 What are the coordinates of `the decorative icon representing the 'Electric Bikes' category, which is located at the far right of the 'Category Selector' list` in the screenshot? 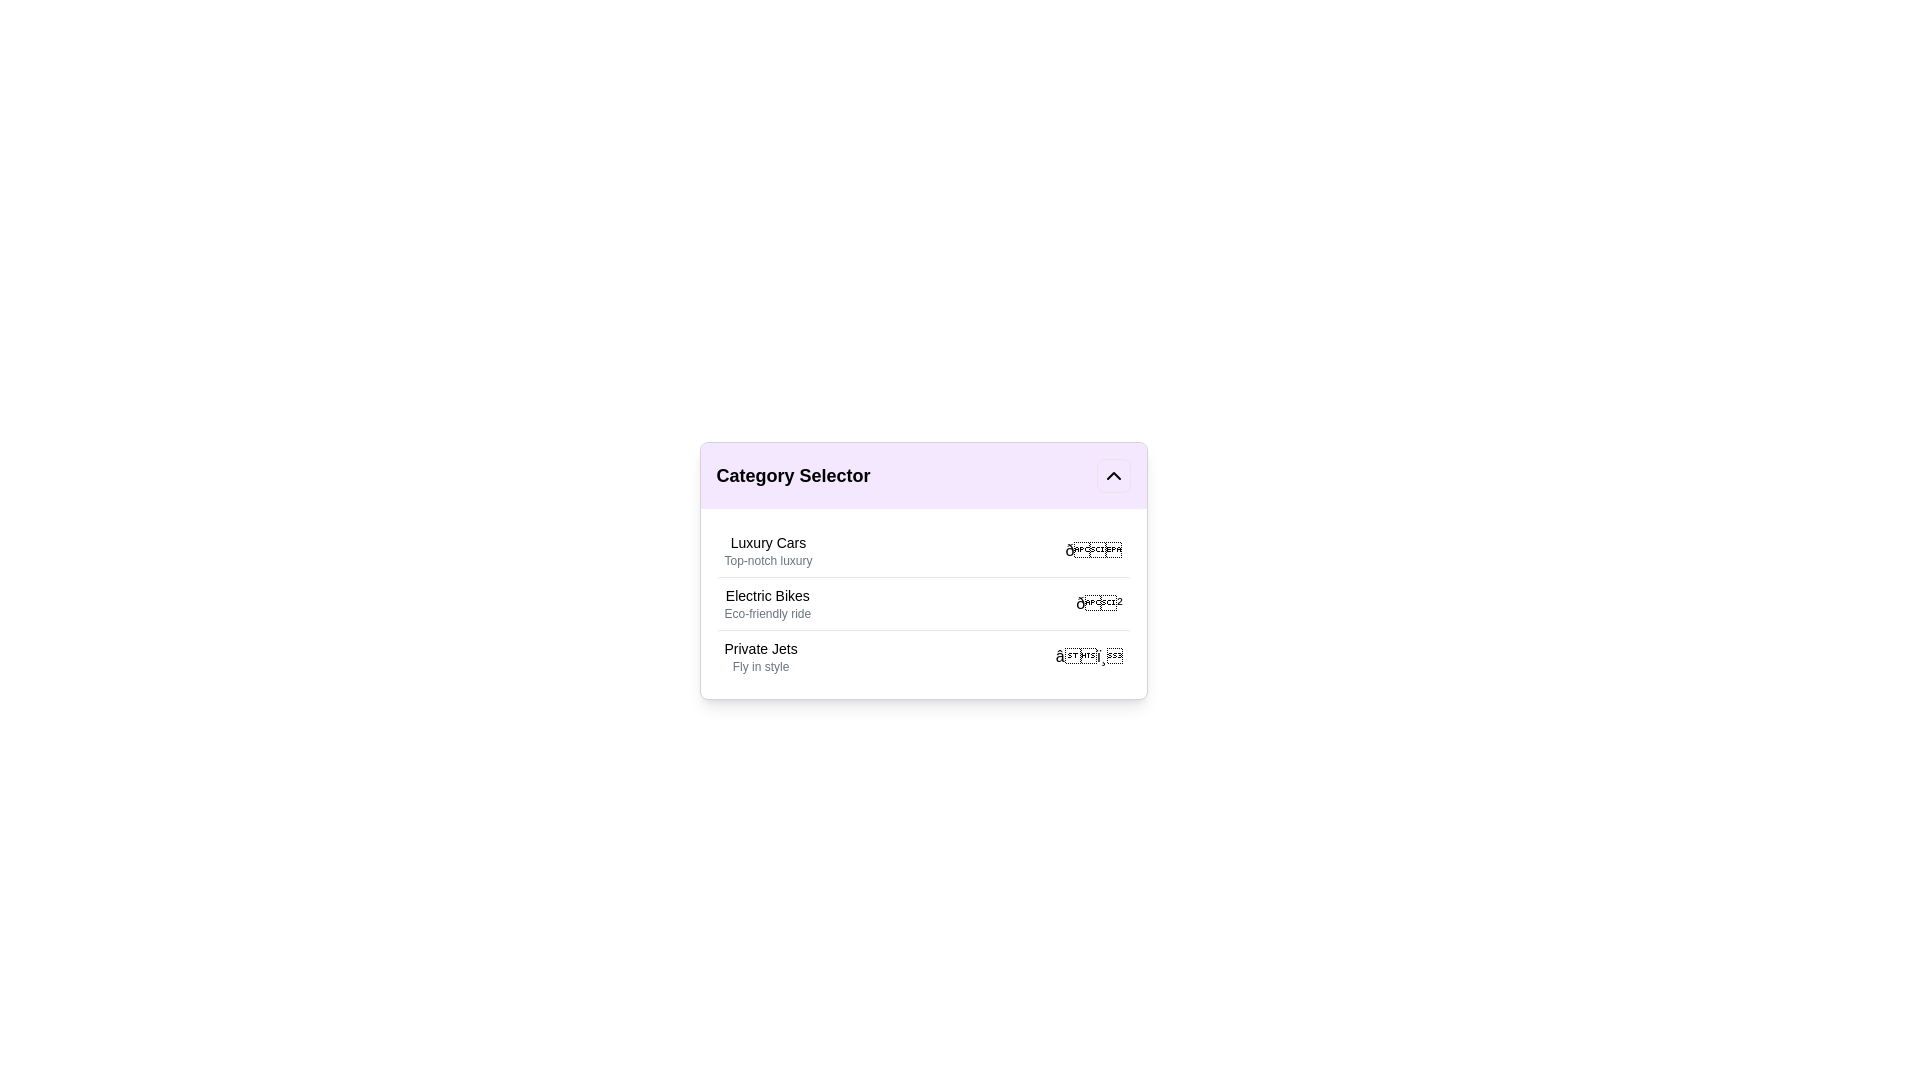 It's located at (1098, 603).